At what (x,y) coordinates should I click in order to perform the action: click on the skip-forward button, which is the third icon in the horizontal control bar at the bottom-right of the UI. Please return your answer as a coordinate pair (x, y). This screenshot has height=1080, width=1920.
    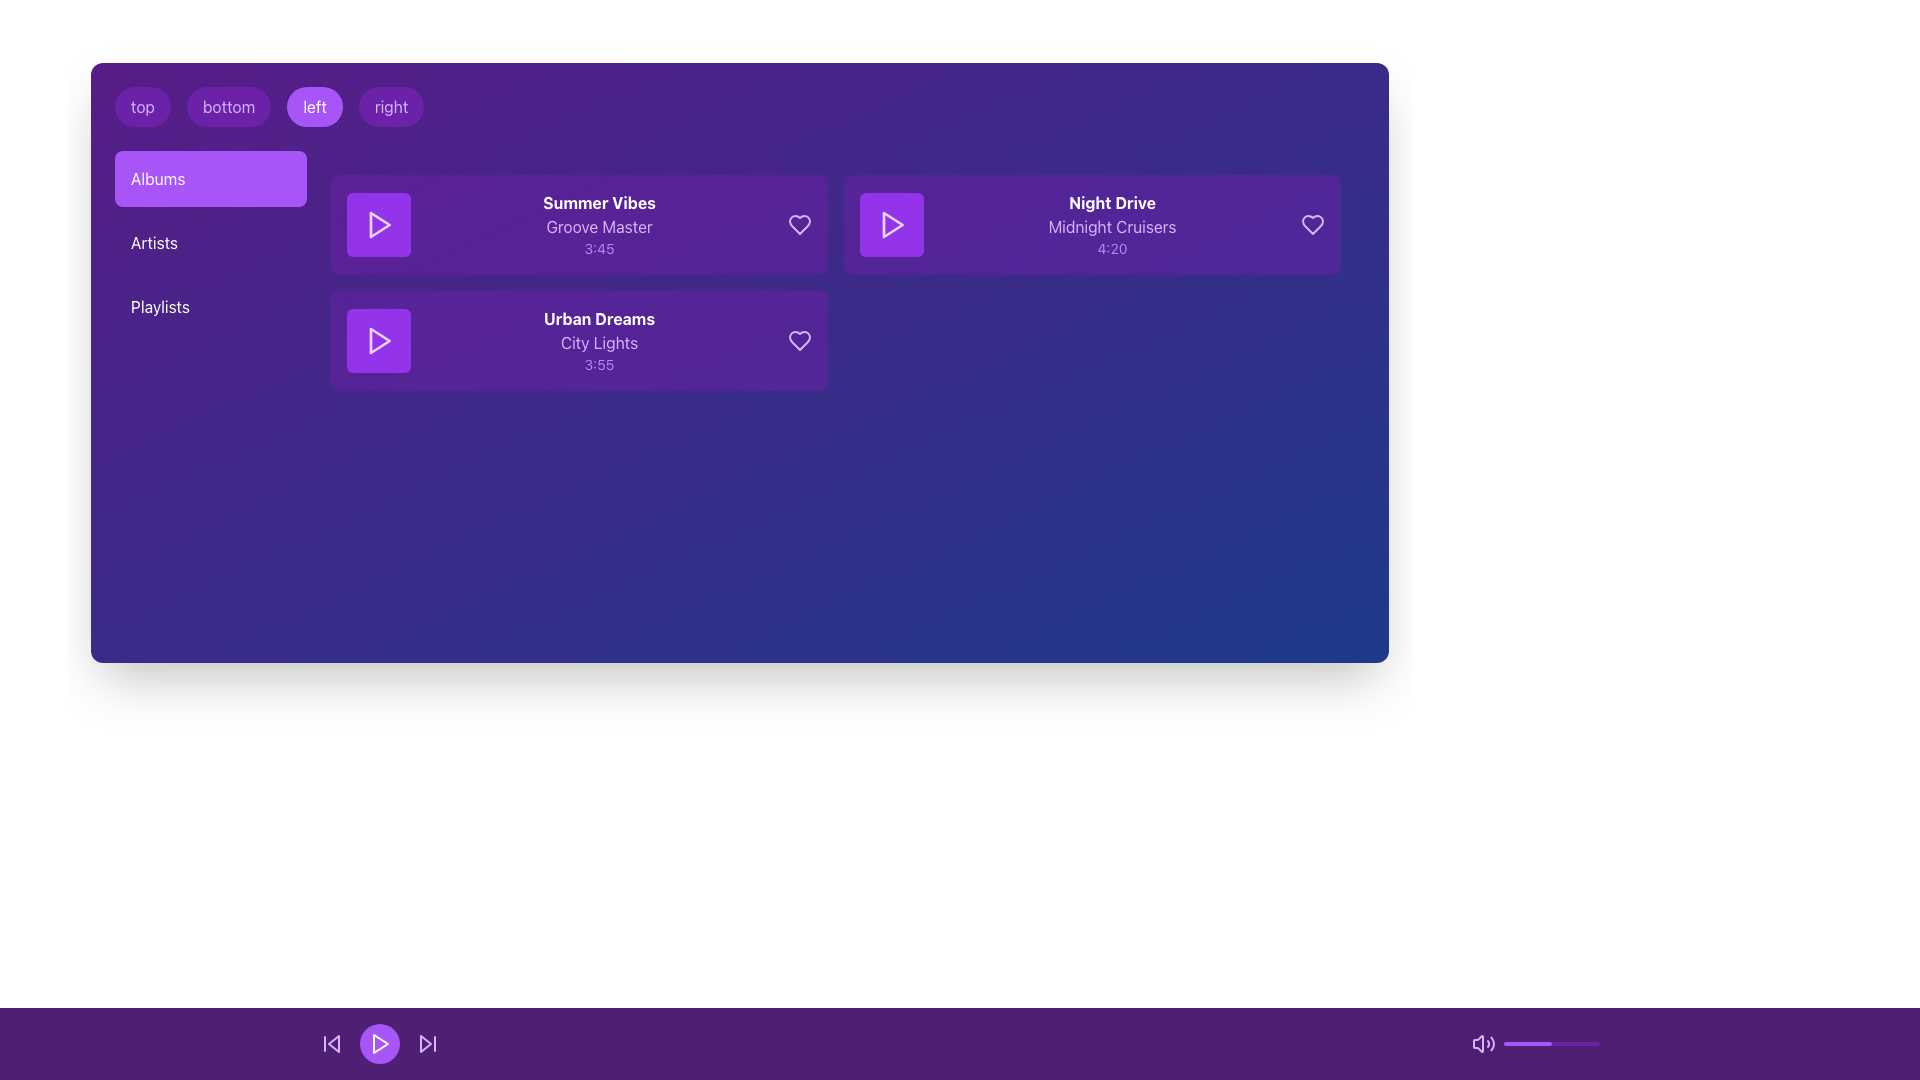
    Looking at the image, I should click on (426, 1043).